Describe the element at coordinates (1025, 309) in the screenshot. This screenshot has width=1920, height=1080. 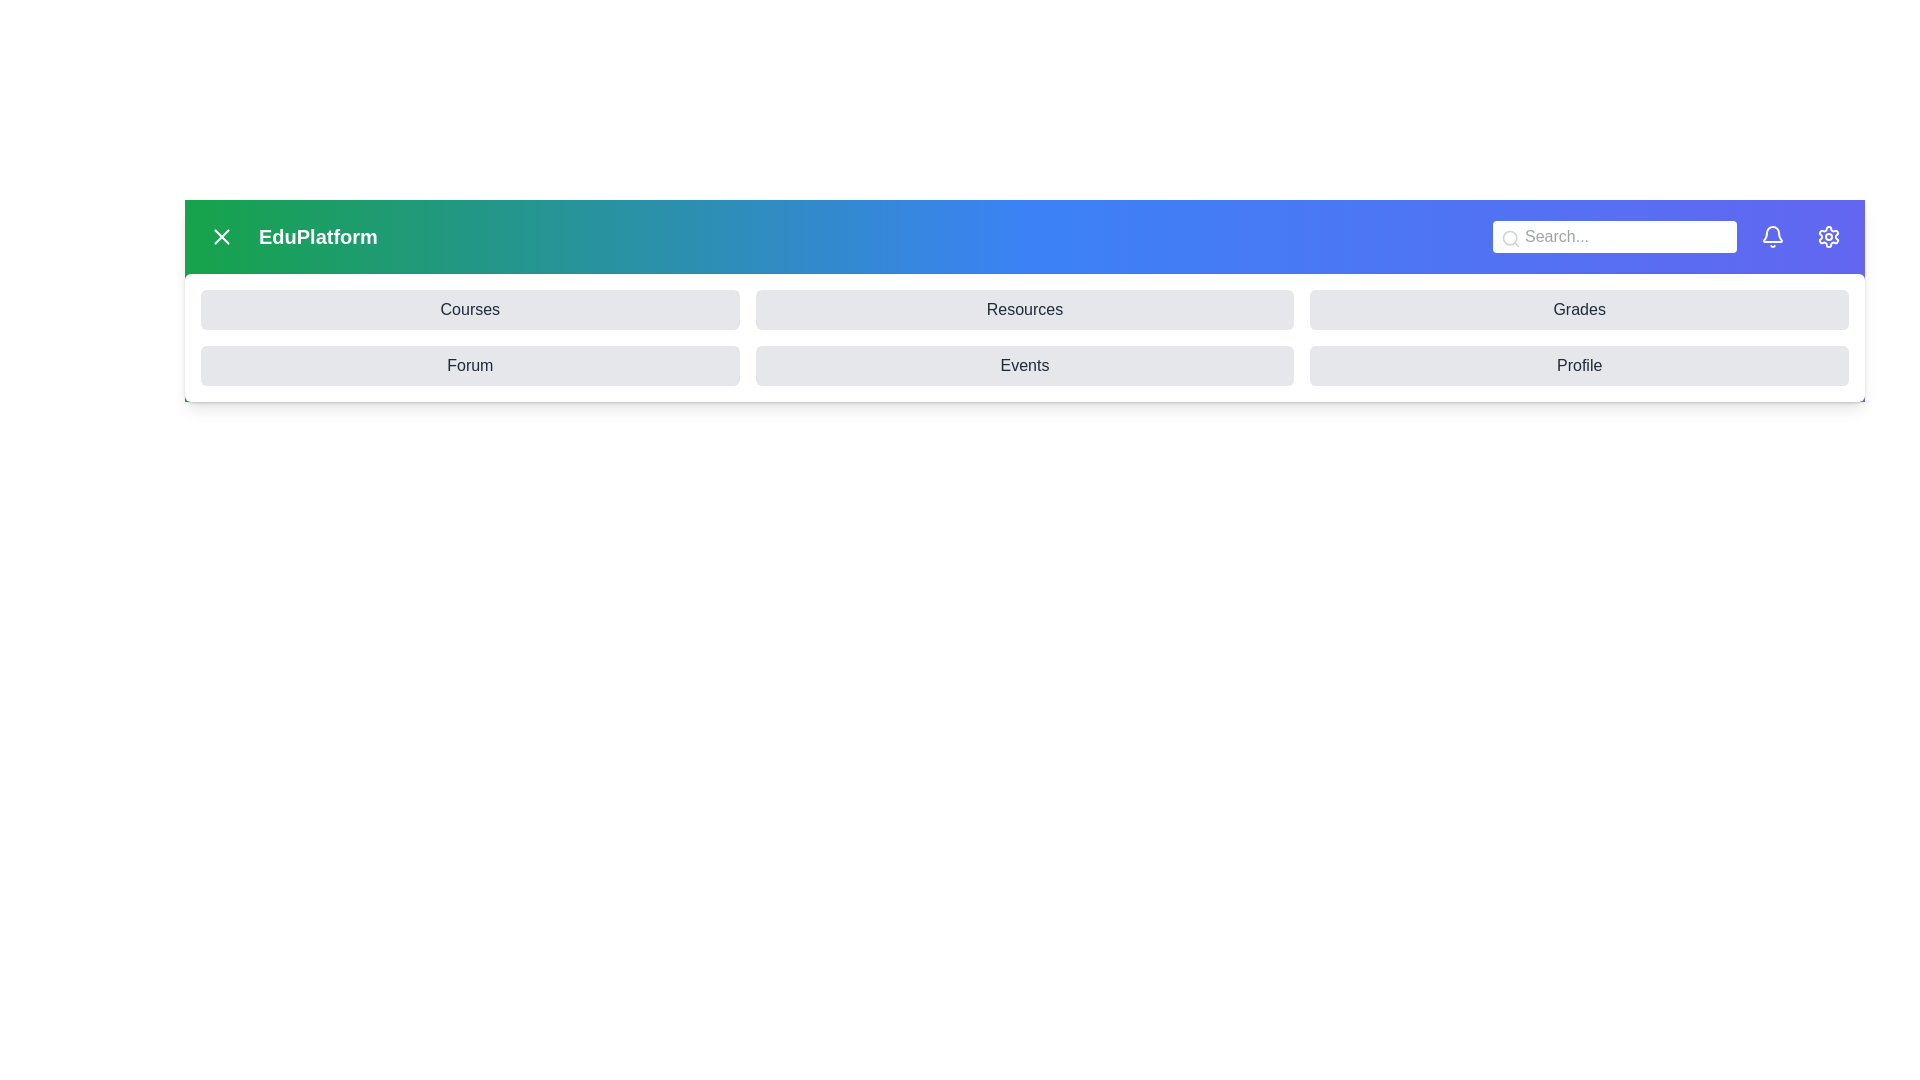
I see `the menu item Resources from the navigation menu` at that location.